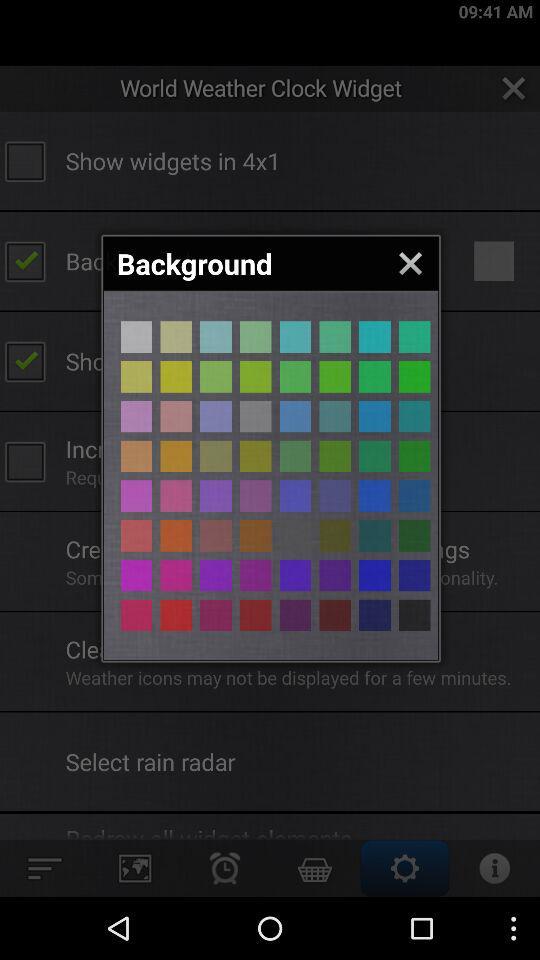 This screenshot has height=960, width=540. Describe the element at coordinates (374, 337) in the screenshot. I see `aqua background color` at that location.